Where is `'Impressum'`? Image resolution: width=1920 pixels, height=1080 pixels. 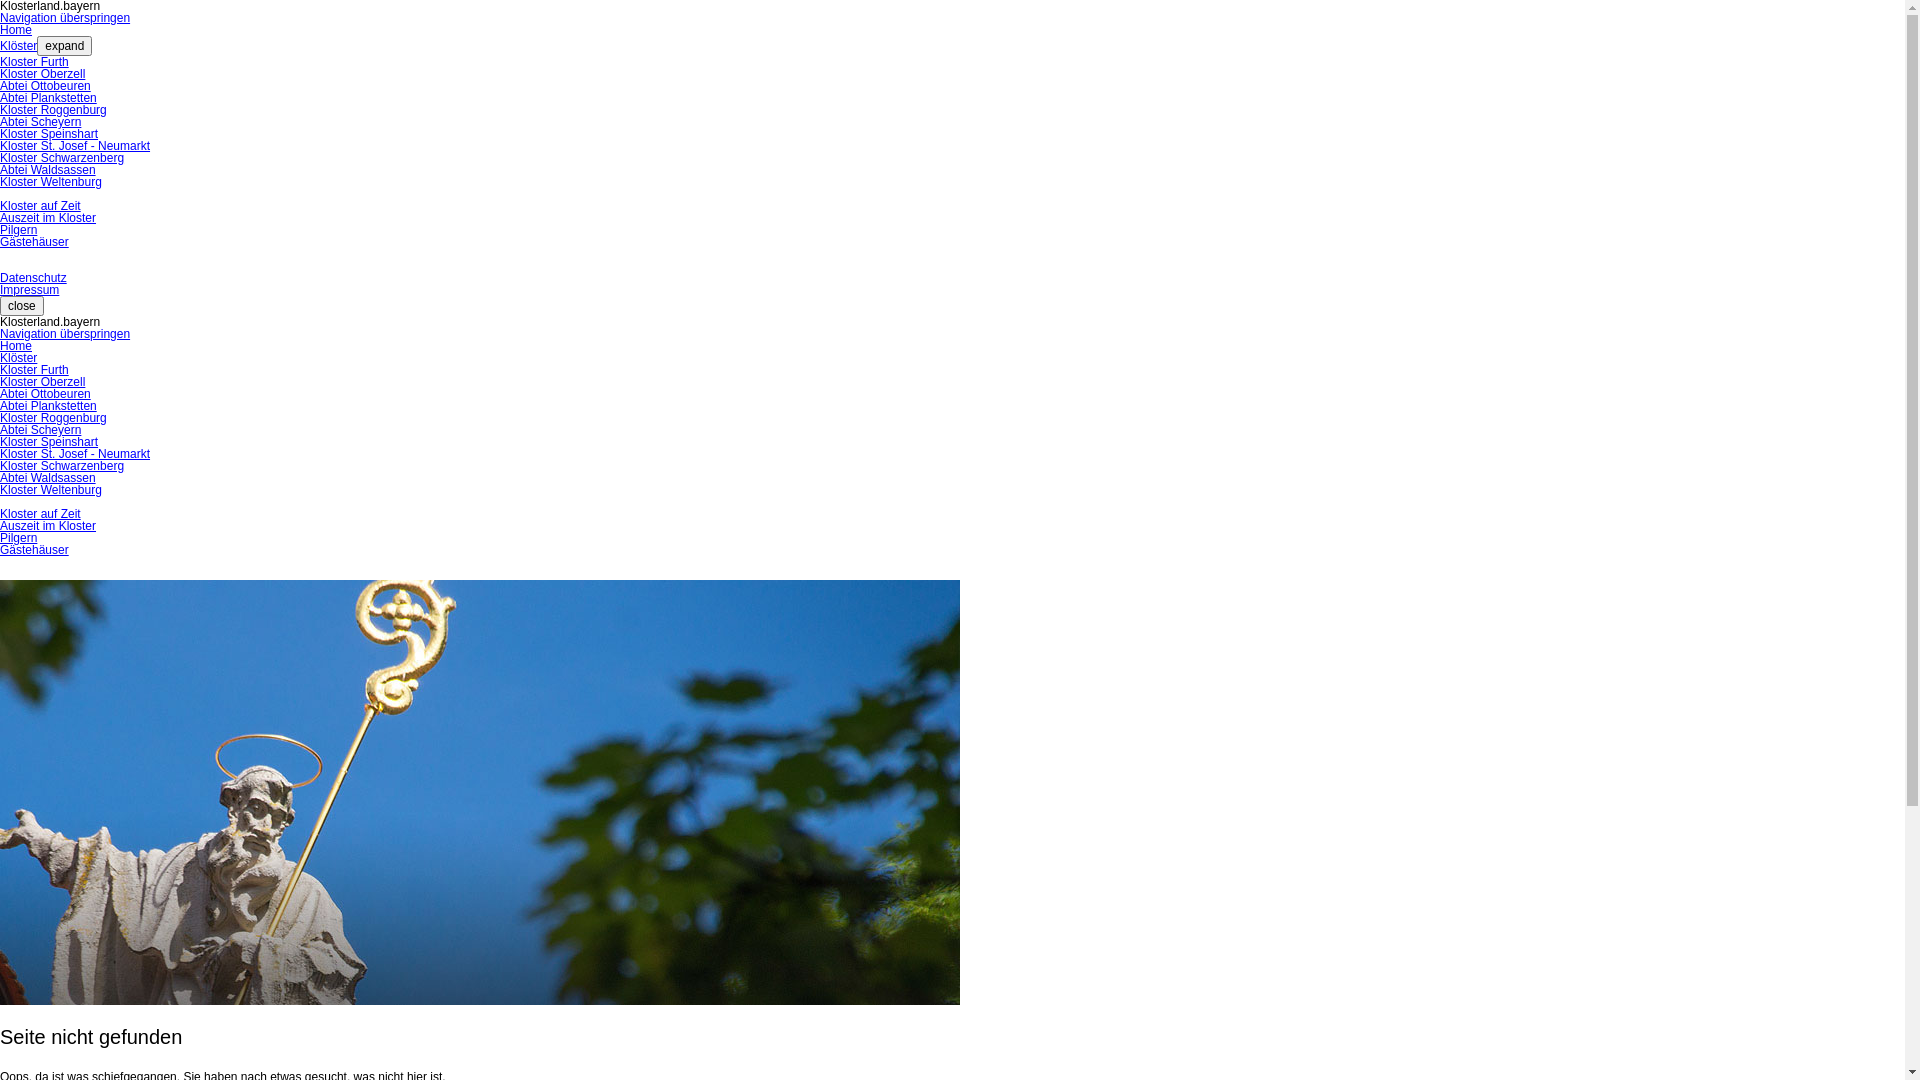 'Impressum' is located at coordinates (29, 289).